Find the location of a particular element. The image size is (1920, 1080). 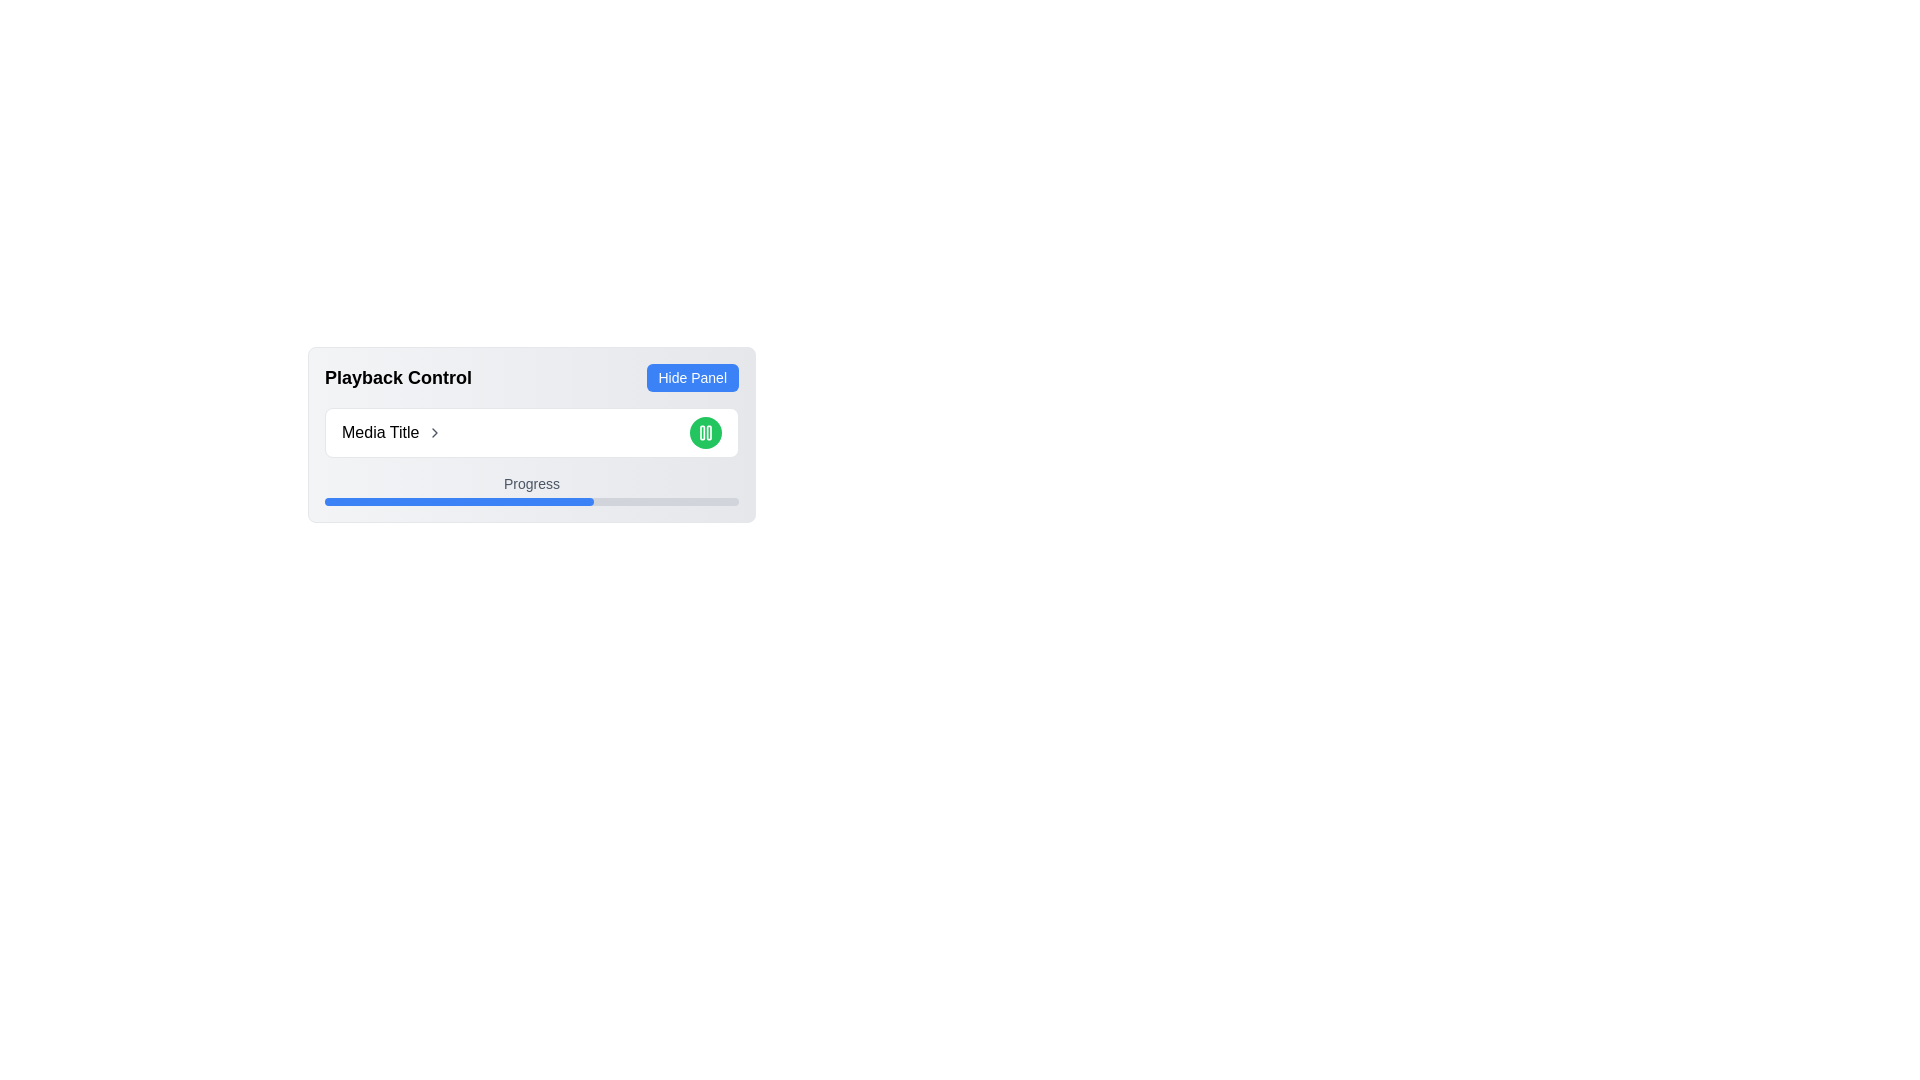

the 'Pause' button icon, which is a circular button with a green background, located to the right of the 'Media Title' bar is located at coordinates (705, 431).